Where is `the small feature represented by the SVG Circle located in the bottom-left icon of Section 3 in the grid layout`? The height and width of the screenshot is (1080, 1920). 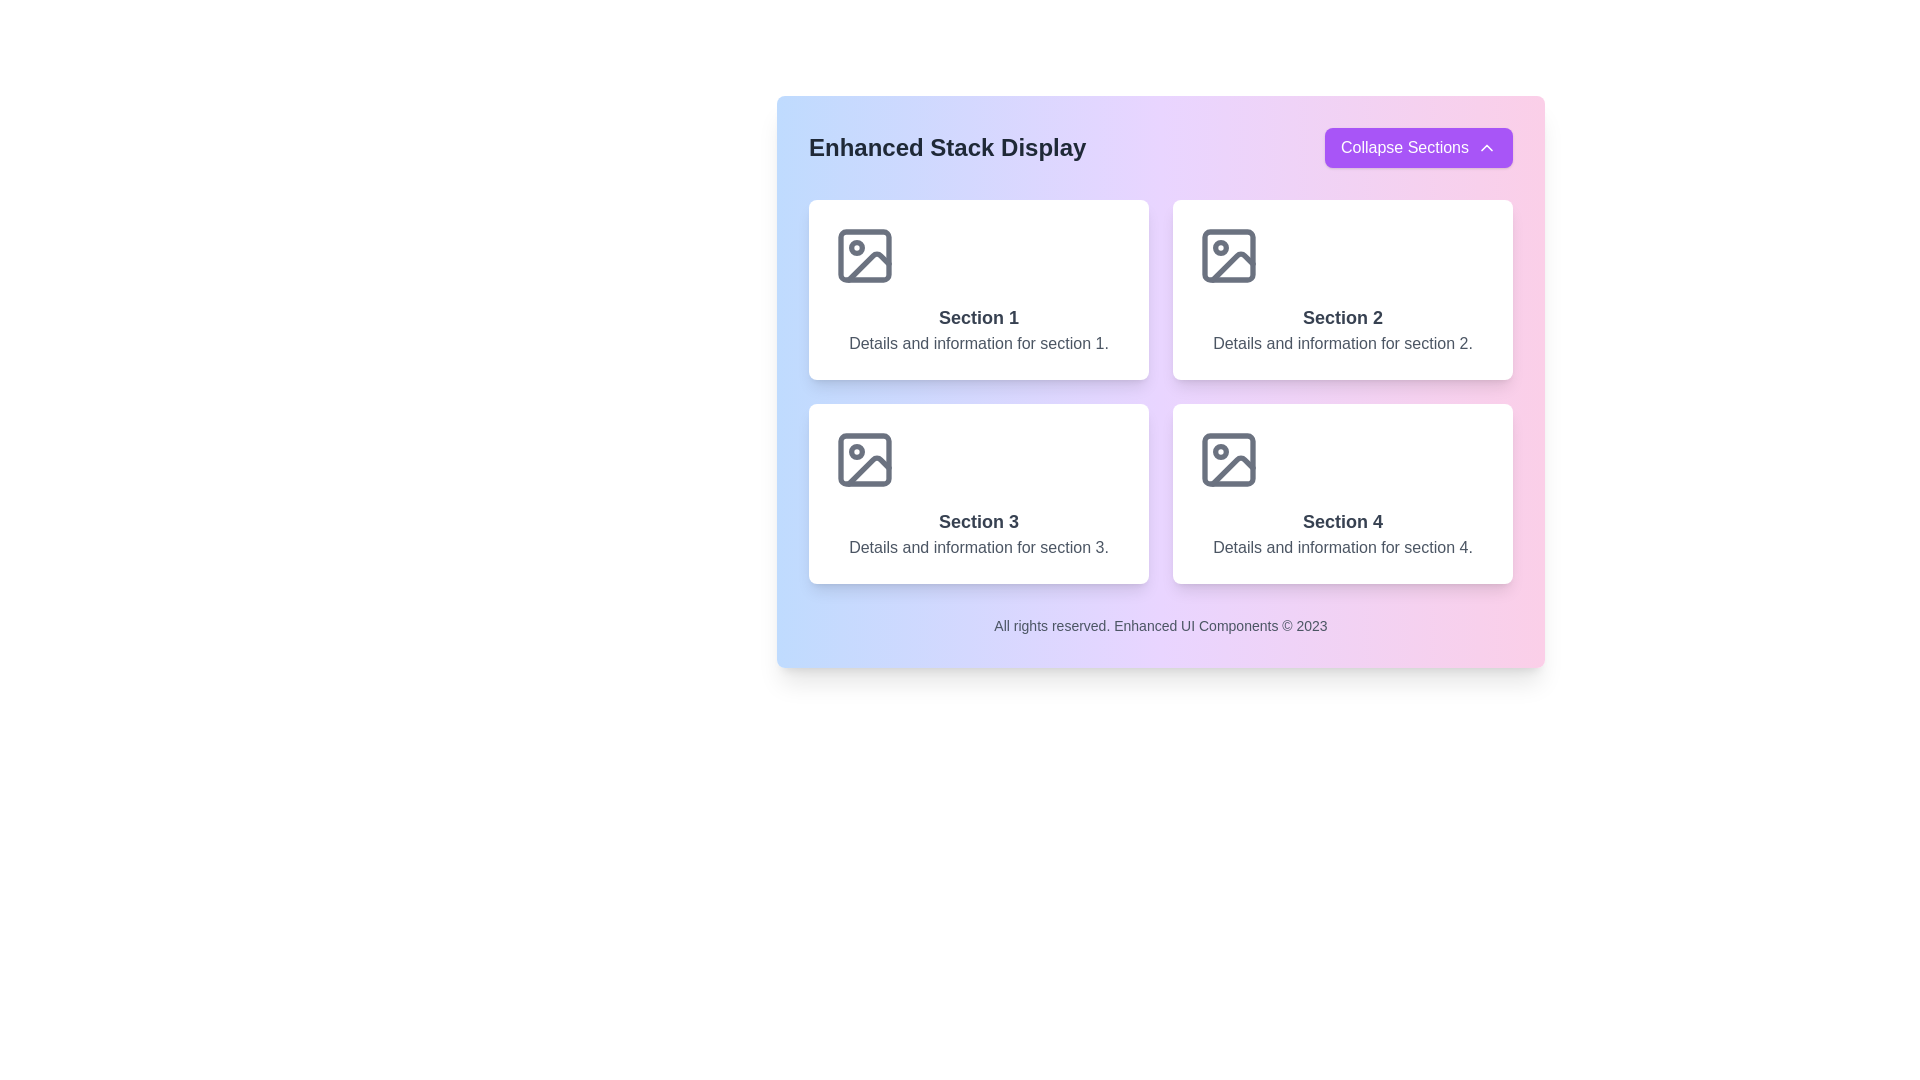
the small feature represented by the SVG Circle located in the bottom-left icon of Section 3 in the grid layout is located at coordinates (857, 451).